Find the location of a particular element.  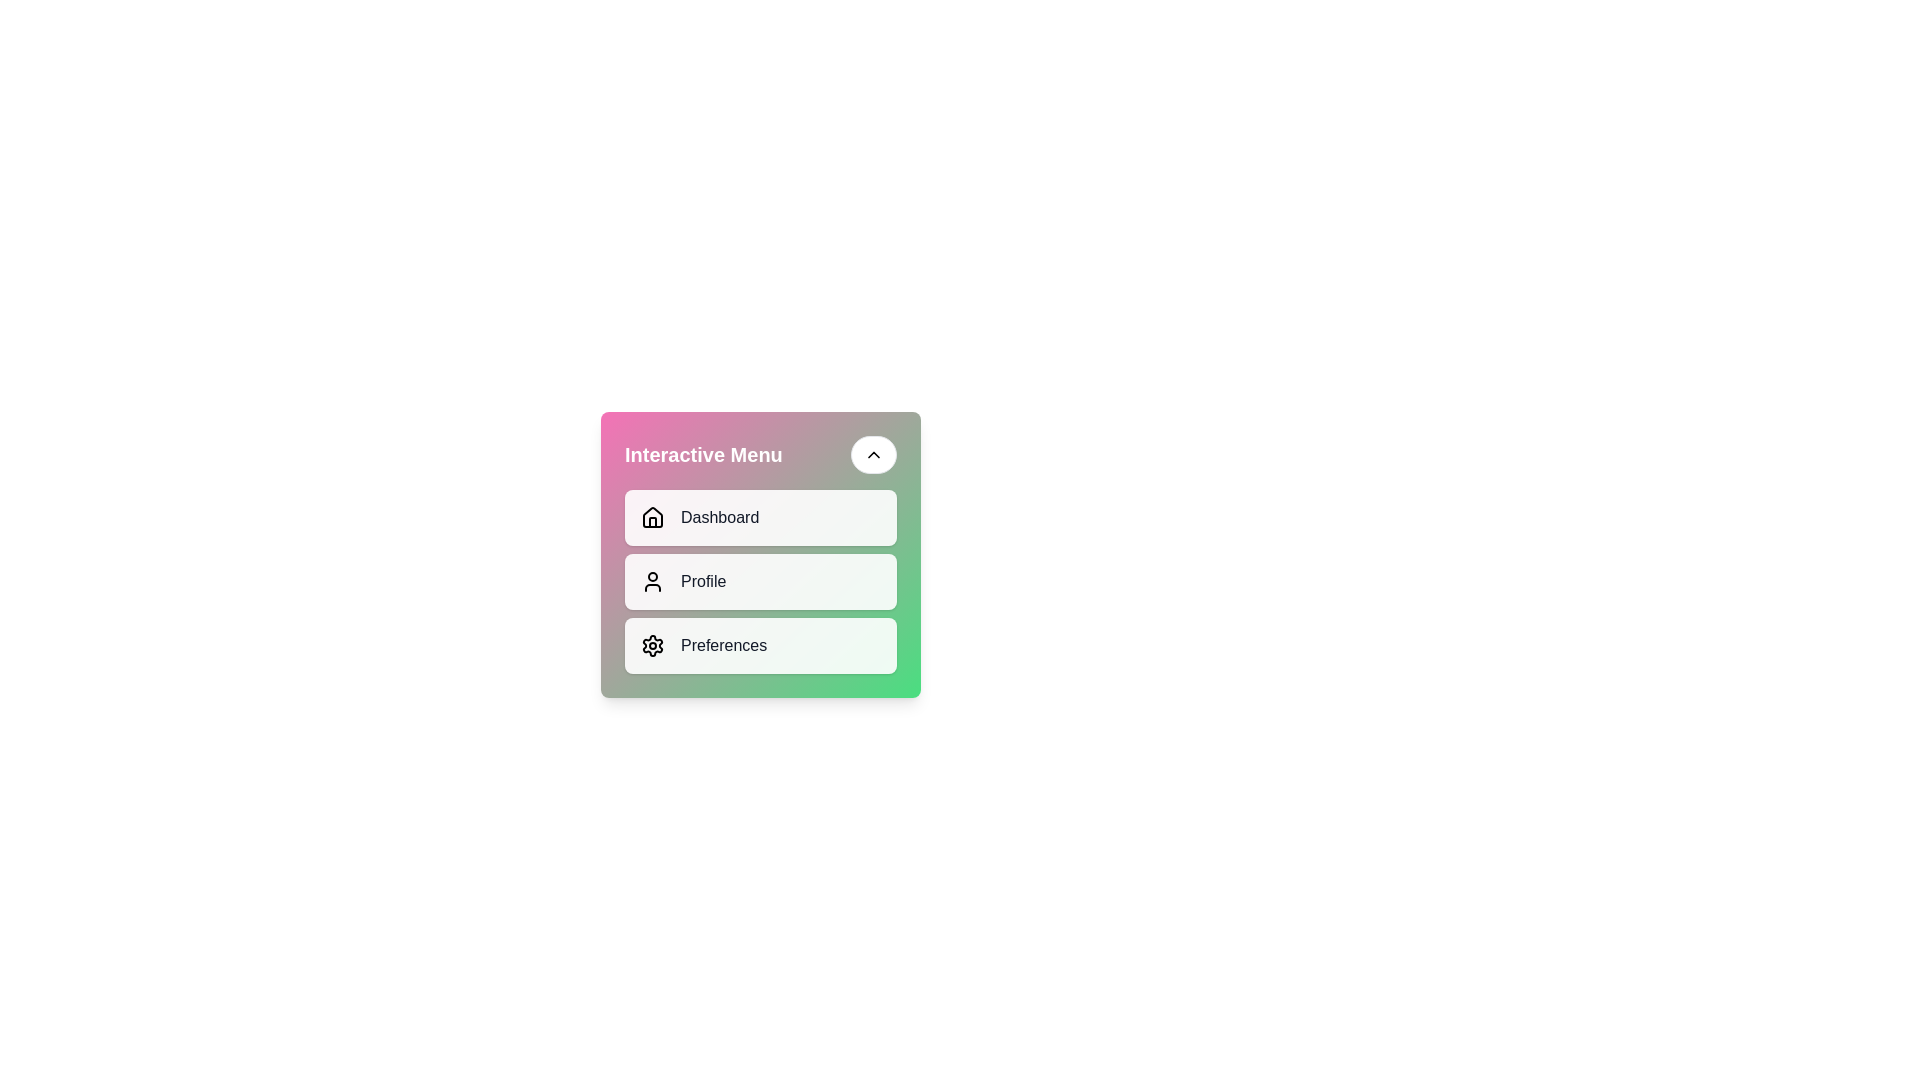

the settings icon located within the 'Preferences' button in the third row of the interactive menu is located at coordinates (652, 645).